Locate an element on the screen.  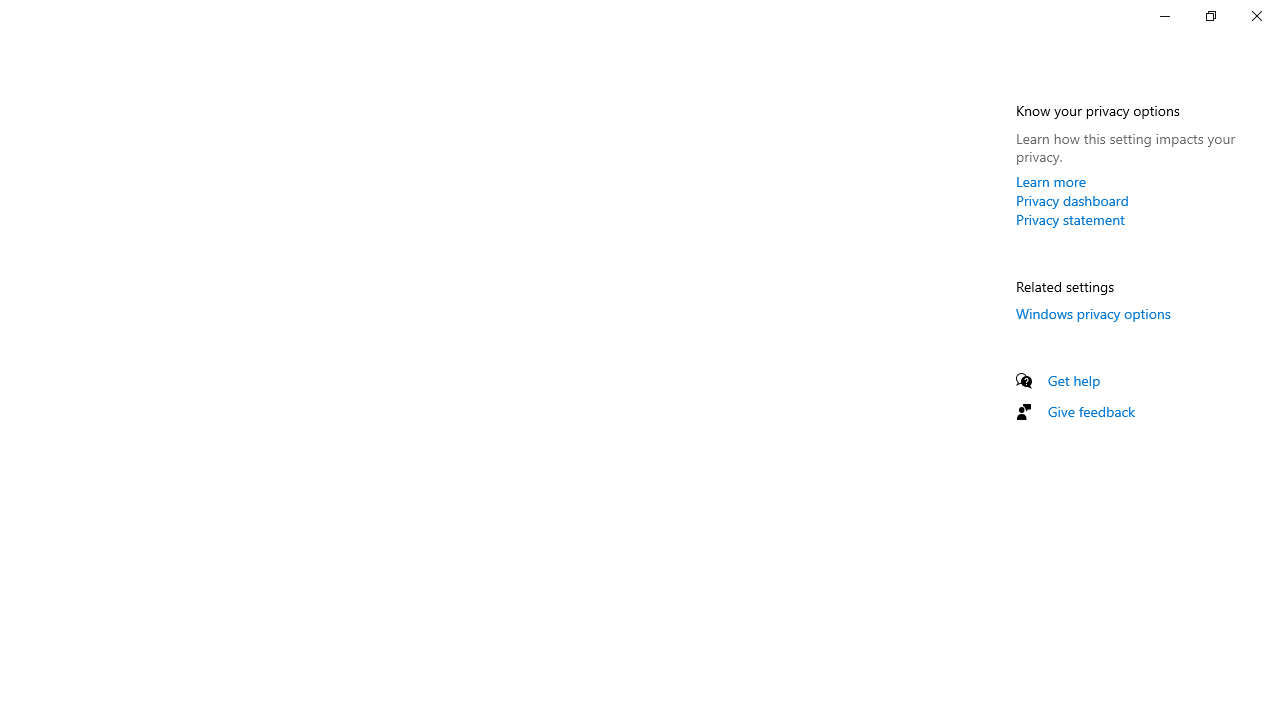
'Restore Settings' is located at coordinates (1209, 15).